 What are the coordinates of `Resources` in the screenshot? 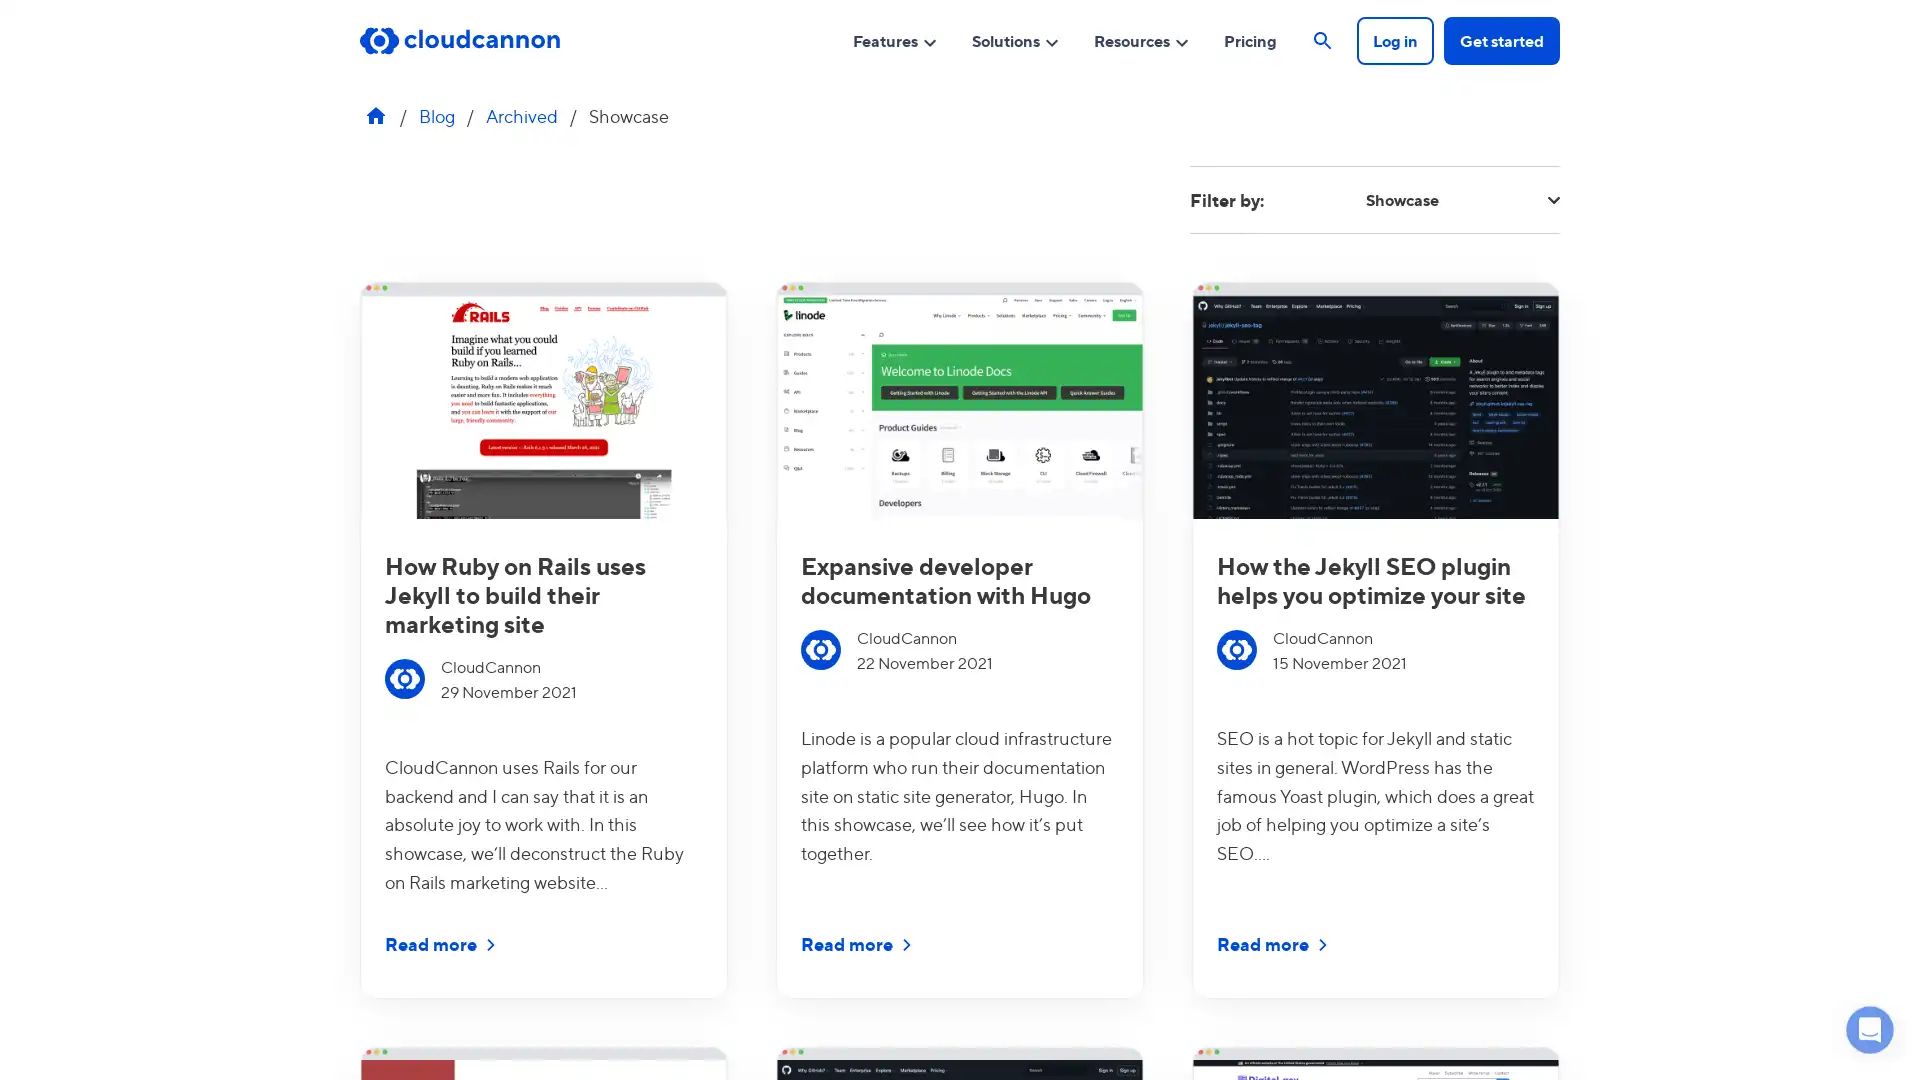 It's located at (1142, 39).